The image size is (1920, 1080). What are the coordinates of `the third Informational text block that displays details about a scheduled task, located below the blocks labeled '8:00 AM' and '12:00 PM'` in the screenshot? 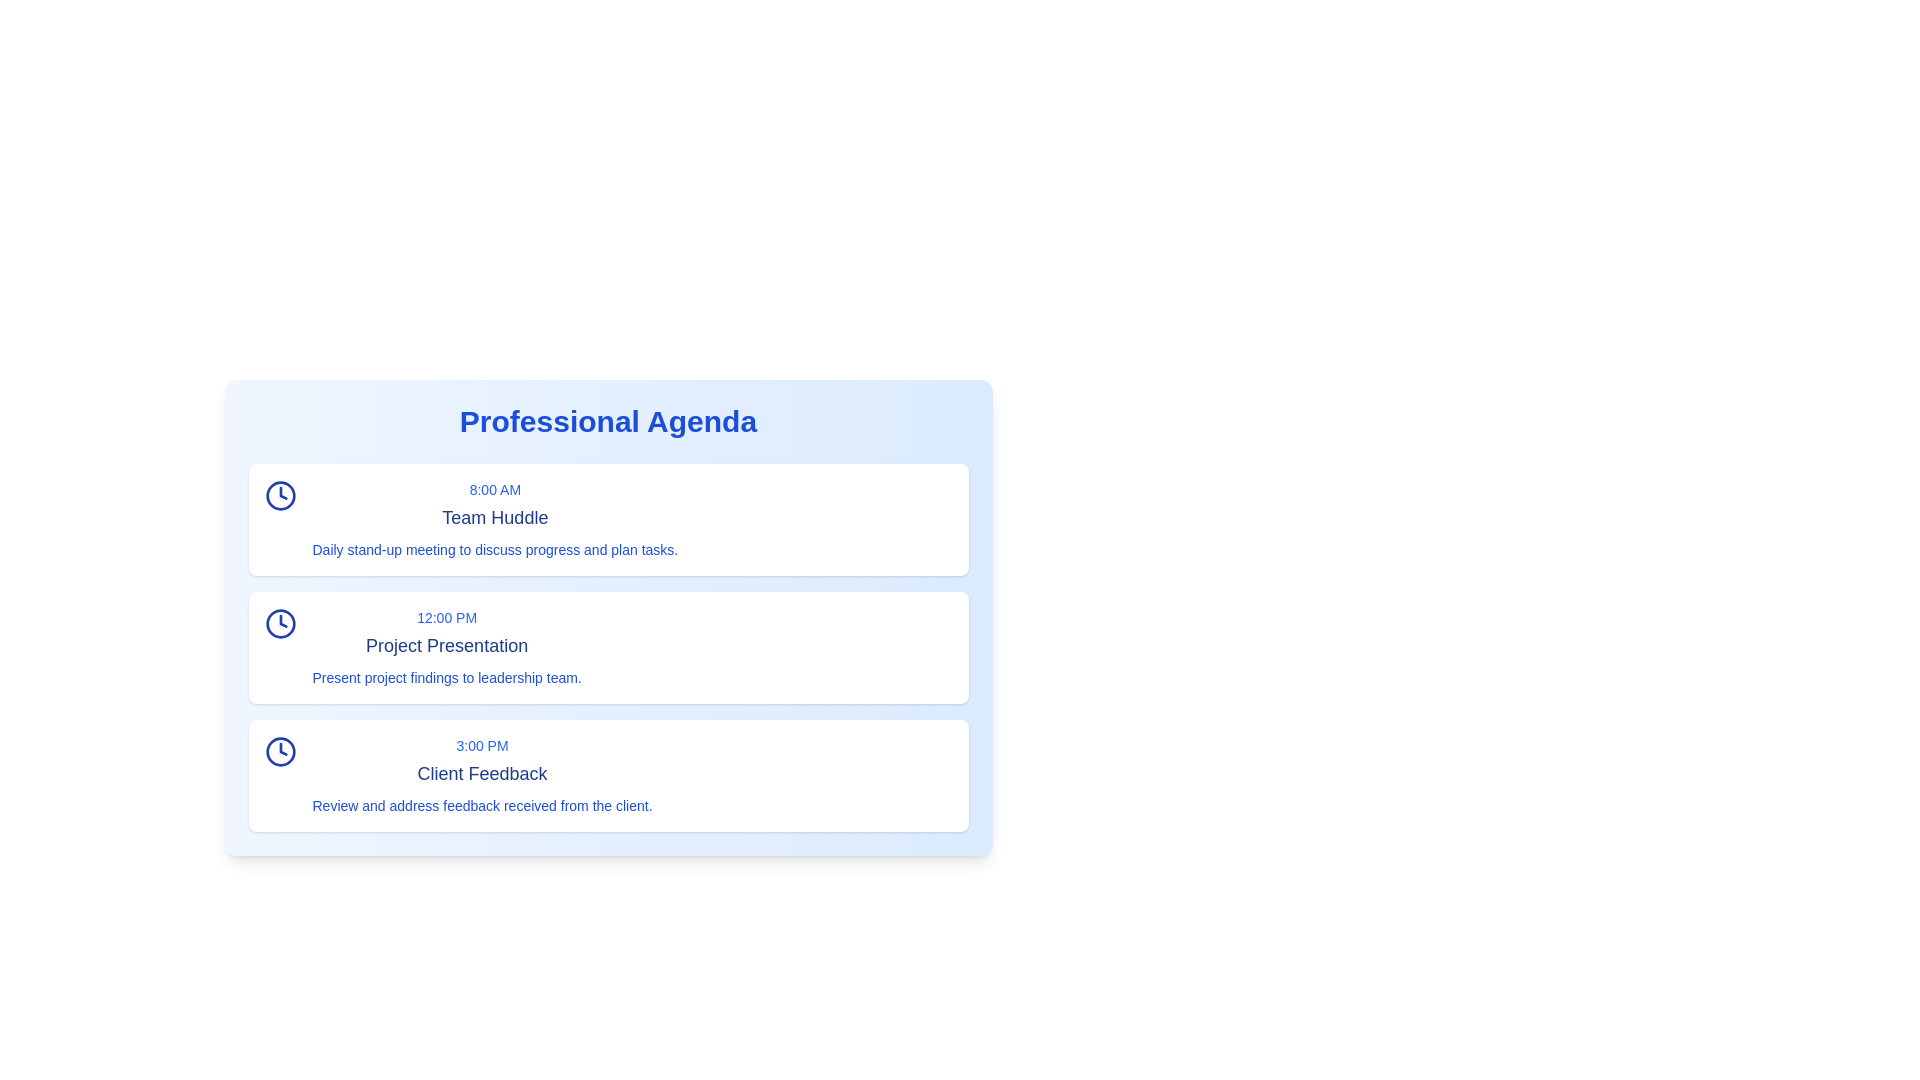 It's located at (482, 774).